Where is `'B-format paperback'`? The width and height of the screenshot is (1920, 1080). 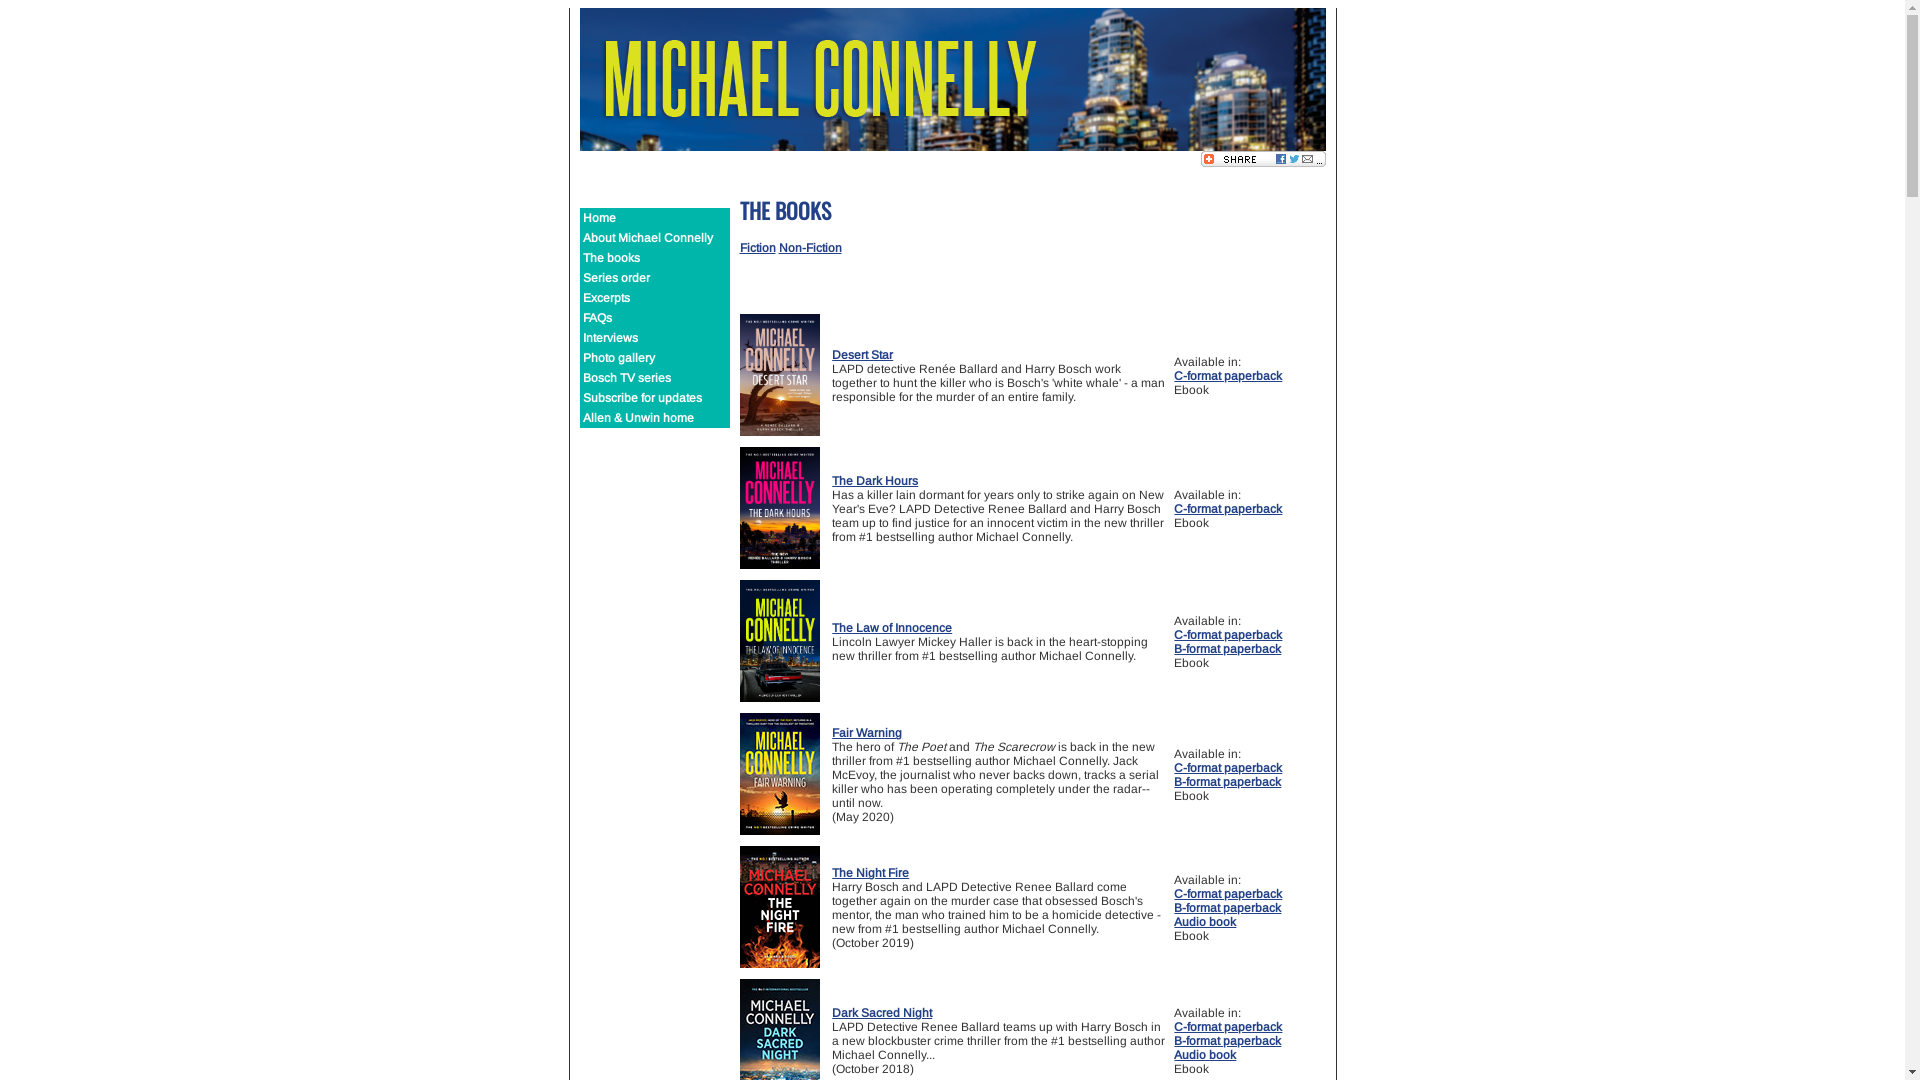
'B-format paperback' is located at coordinates (1226, 648).